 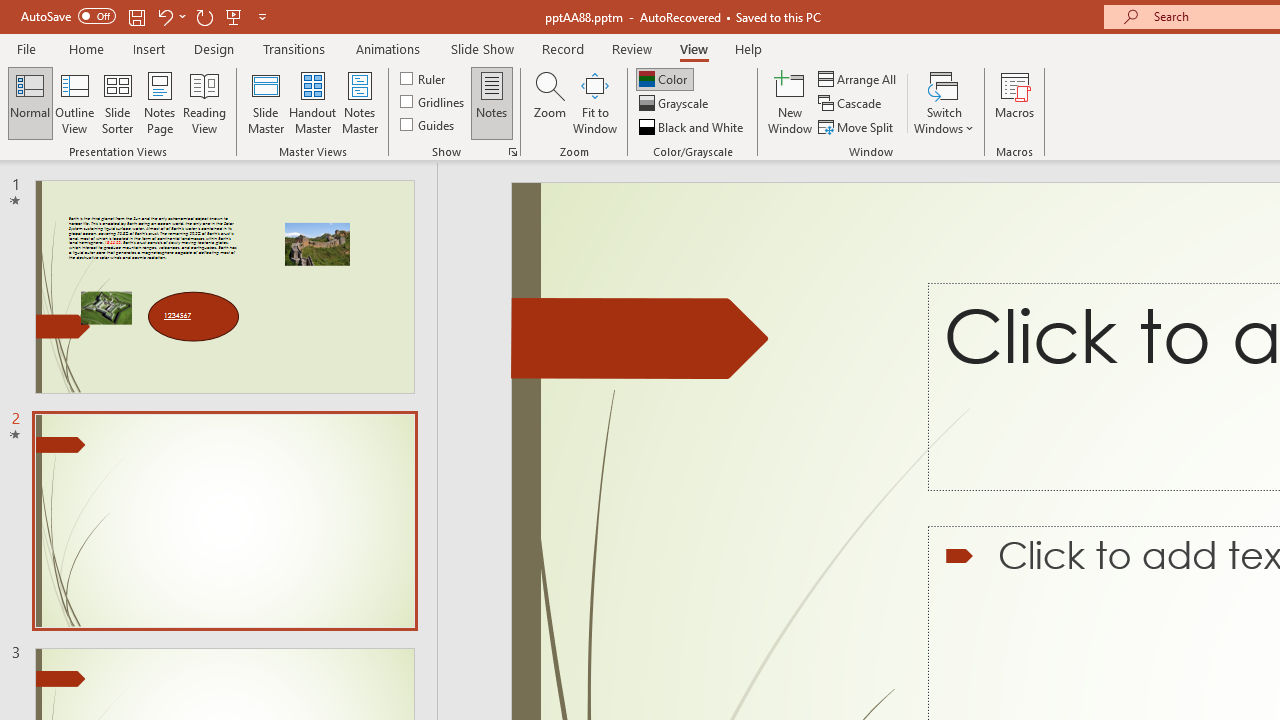 I want to click on 'Gridlines', so click(x=432, y=101).